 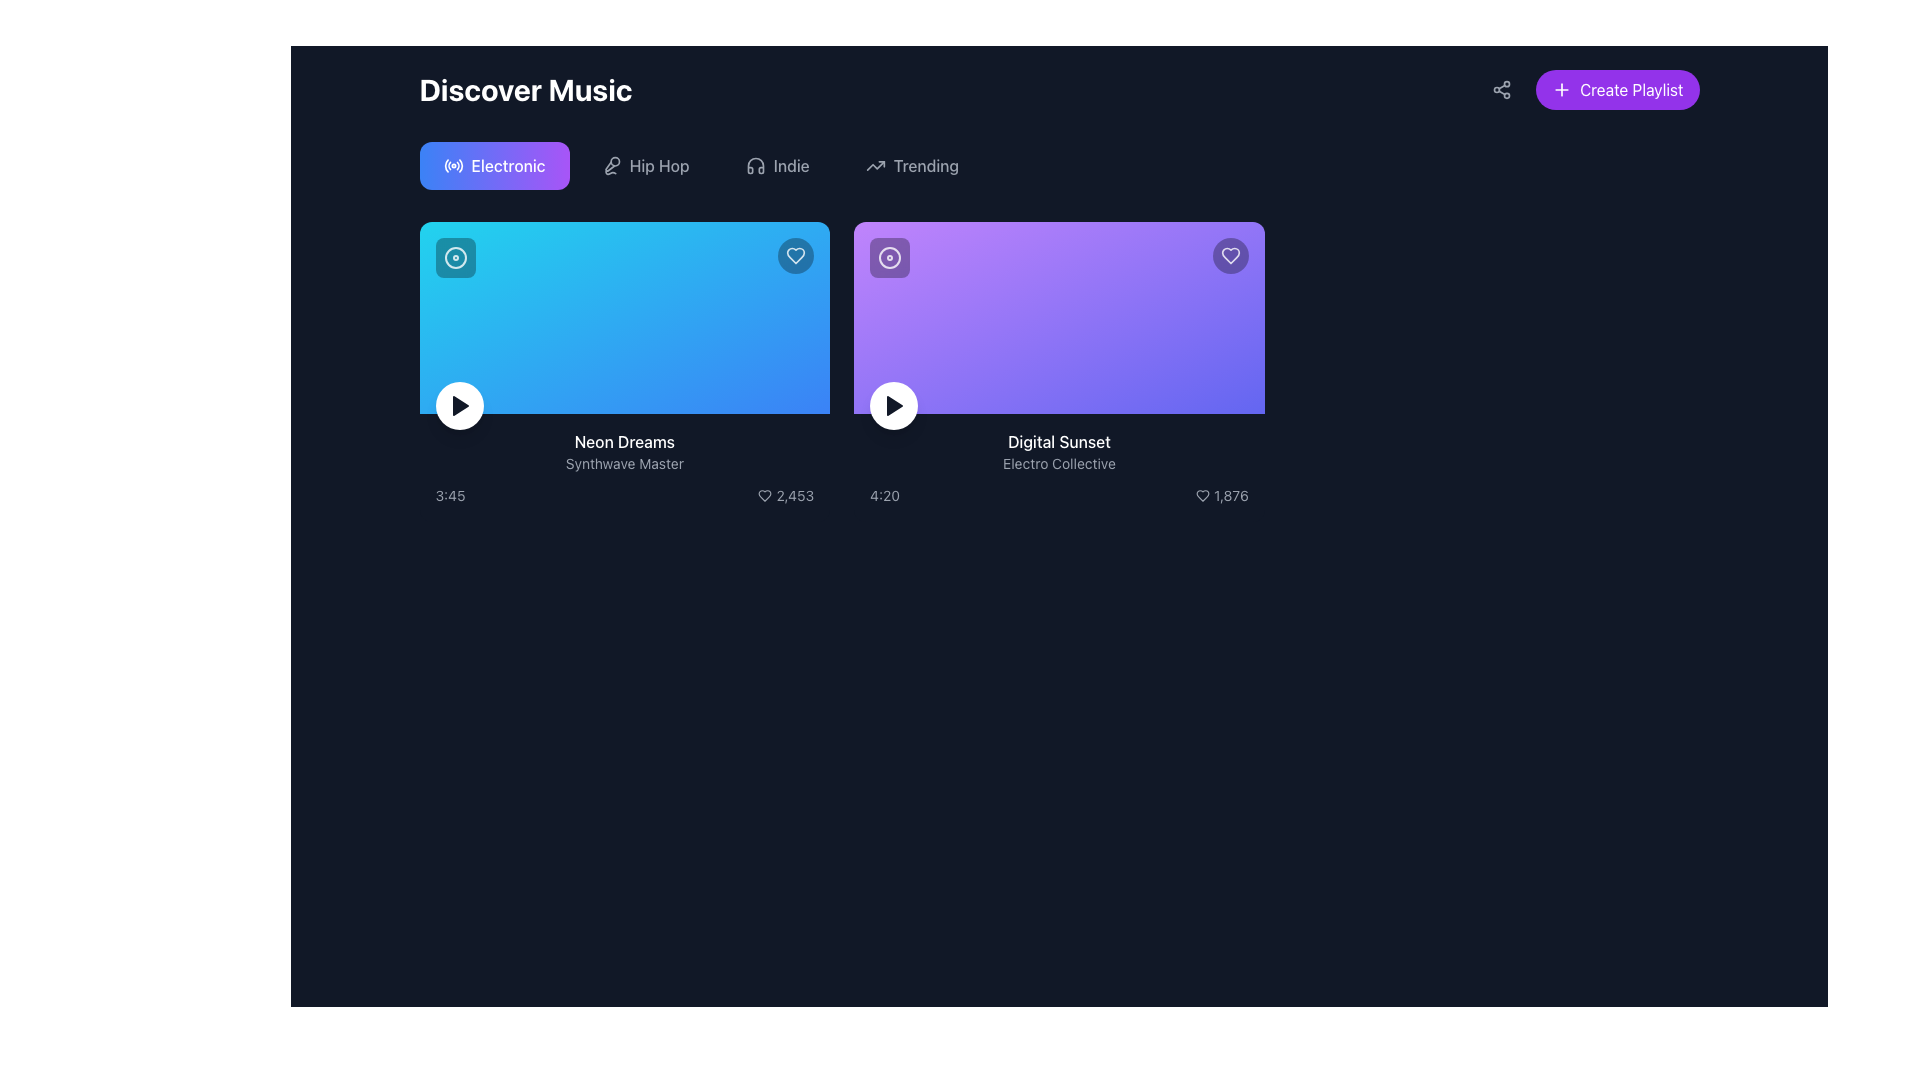 What do you see at coordinates (1617, 88) in the screenshot?
I see `the 'Create Playlist' button, which is a rounded button with a bright purple background and white text, located in the top-right corner of the interface` at bounding box center [1617, 88].